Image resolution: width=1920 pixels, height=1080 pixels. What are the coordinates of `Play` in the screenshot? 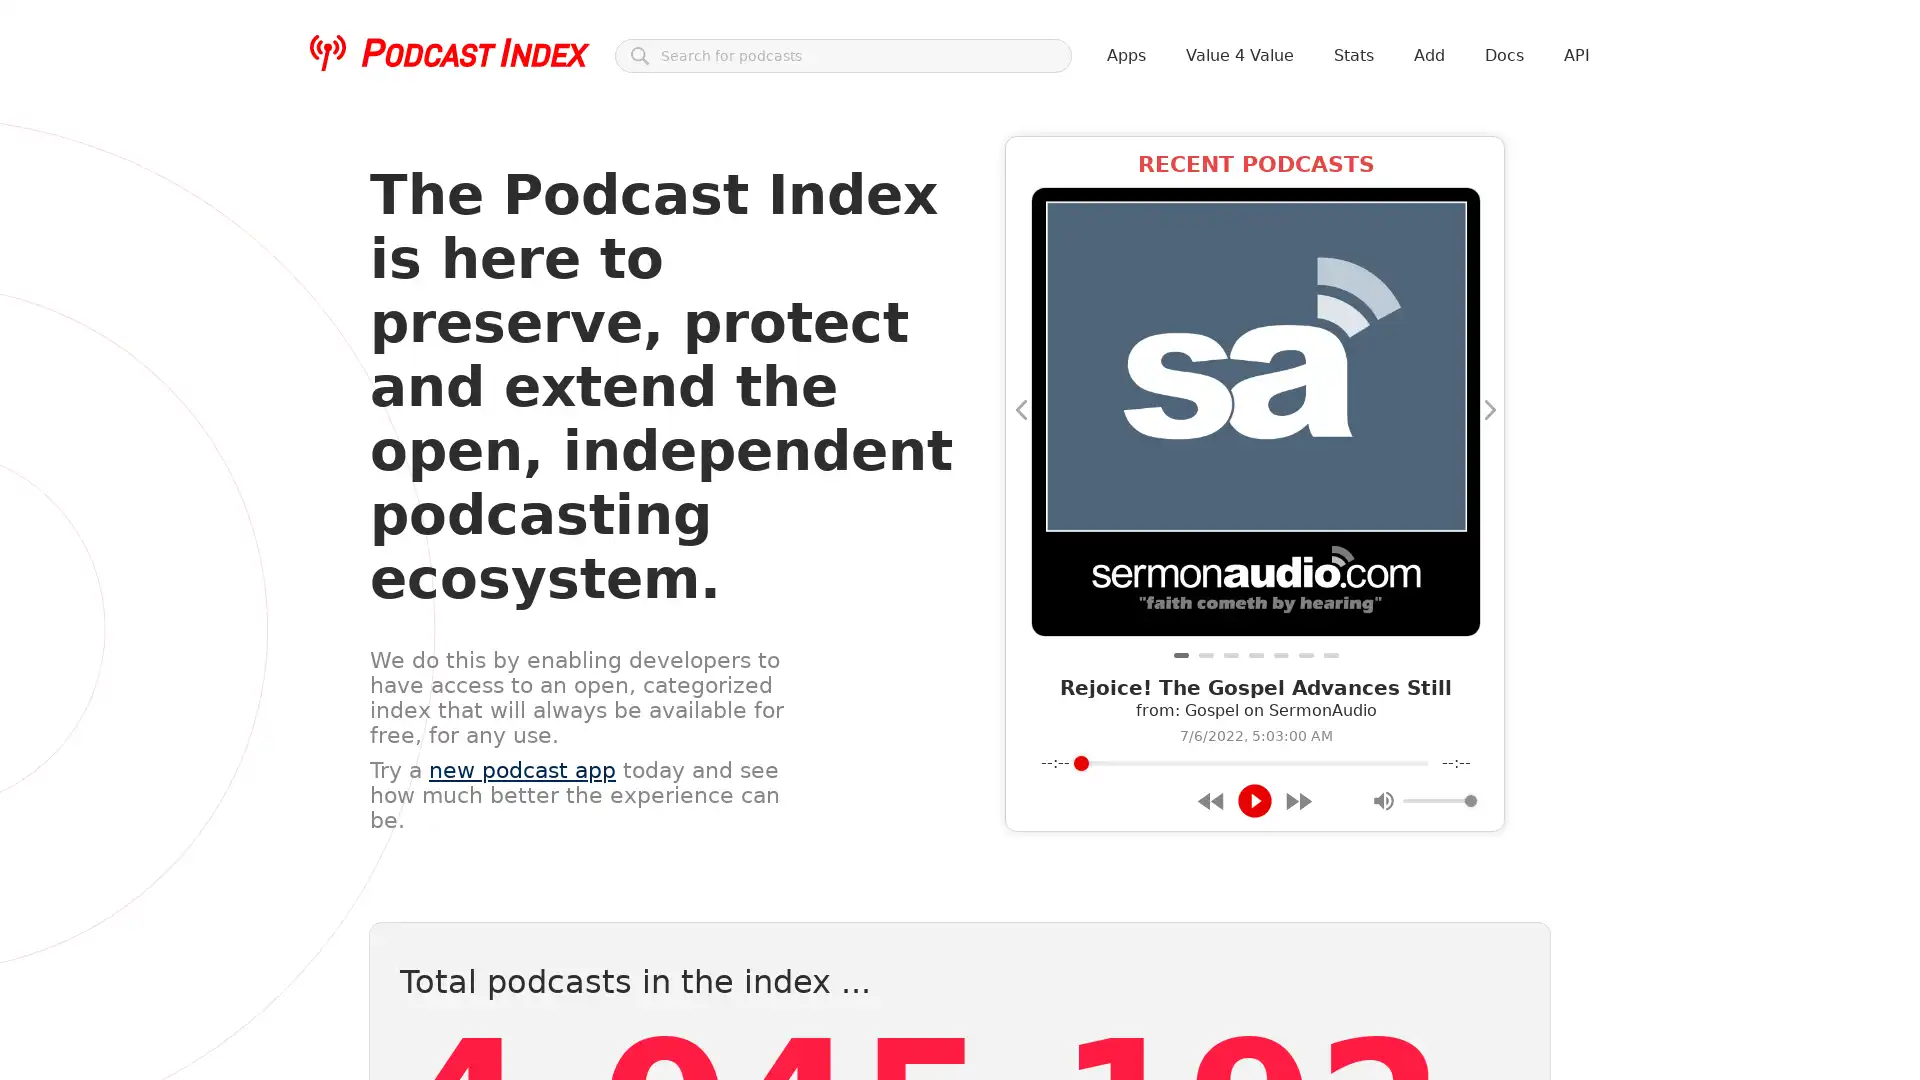 It's located at (1253, 800).